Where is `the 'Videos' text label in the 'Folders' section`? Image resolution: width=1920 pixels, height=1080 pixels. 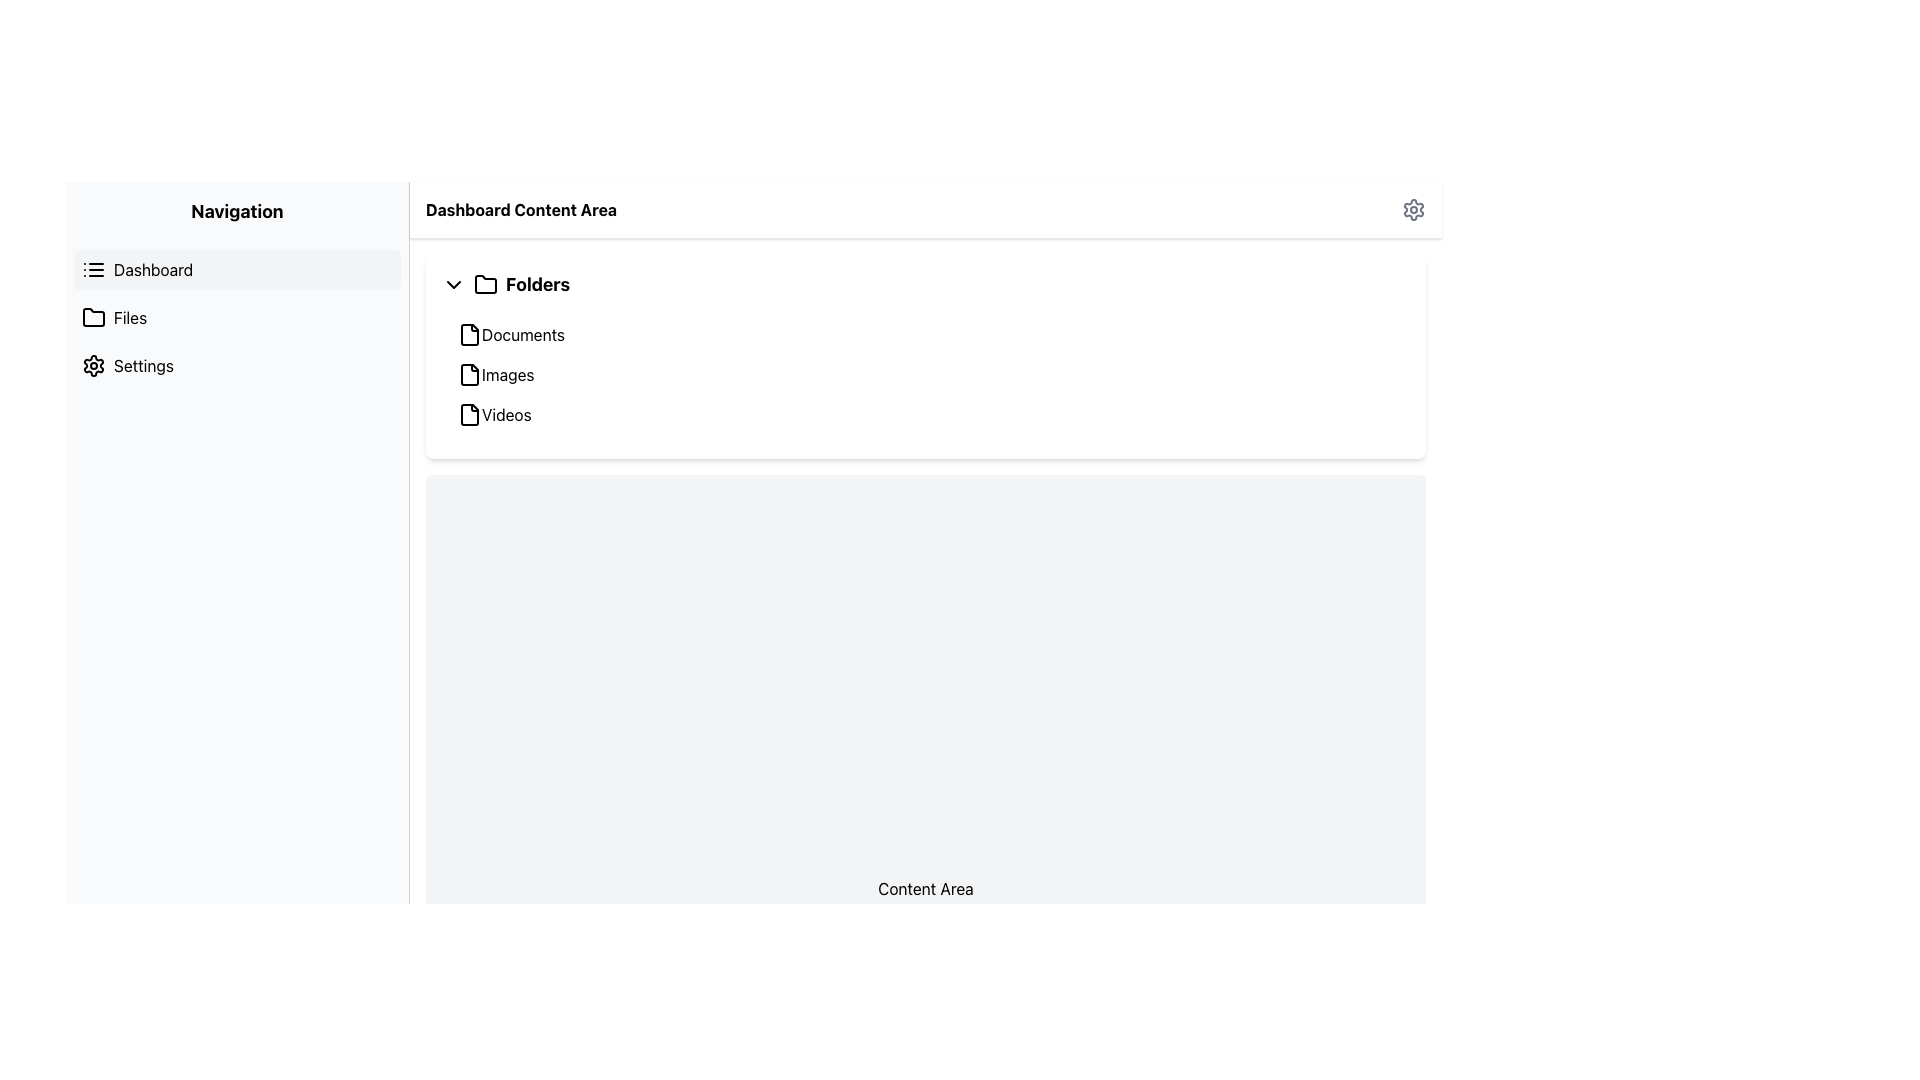 the 'Videos' text label in the 'Folders' section is located at coordinates (506, 414).